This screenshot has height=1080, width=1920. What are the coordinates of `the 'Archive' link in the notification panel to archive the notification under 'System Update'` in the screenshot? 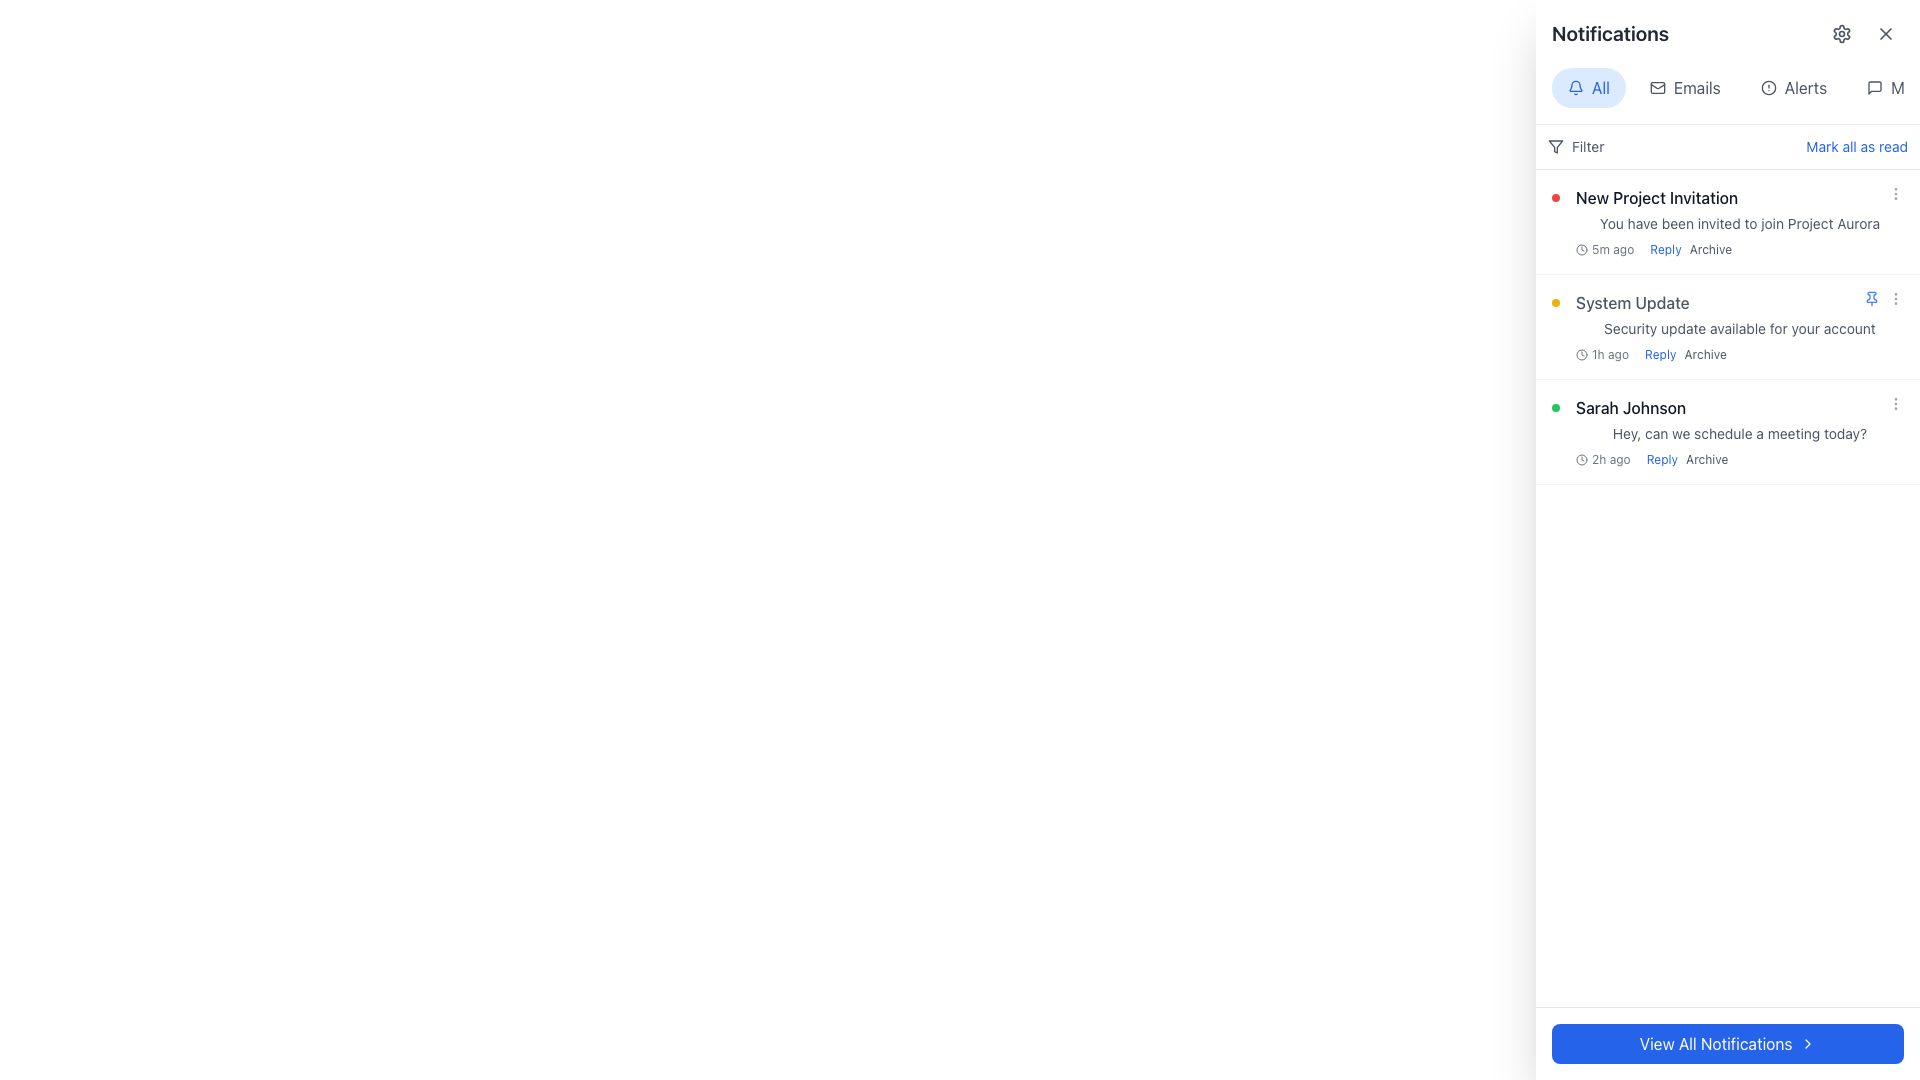 It's located at (1684, 353).